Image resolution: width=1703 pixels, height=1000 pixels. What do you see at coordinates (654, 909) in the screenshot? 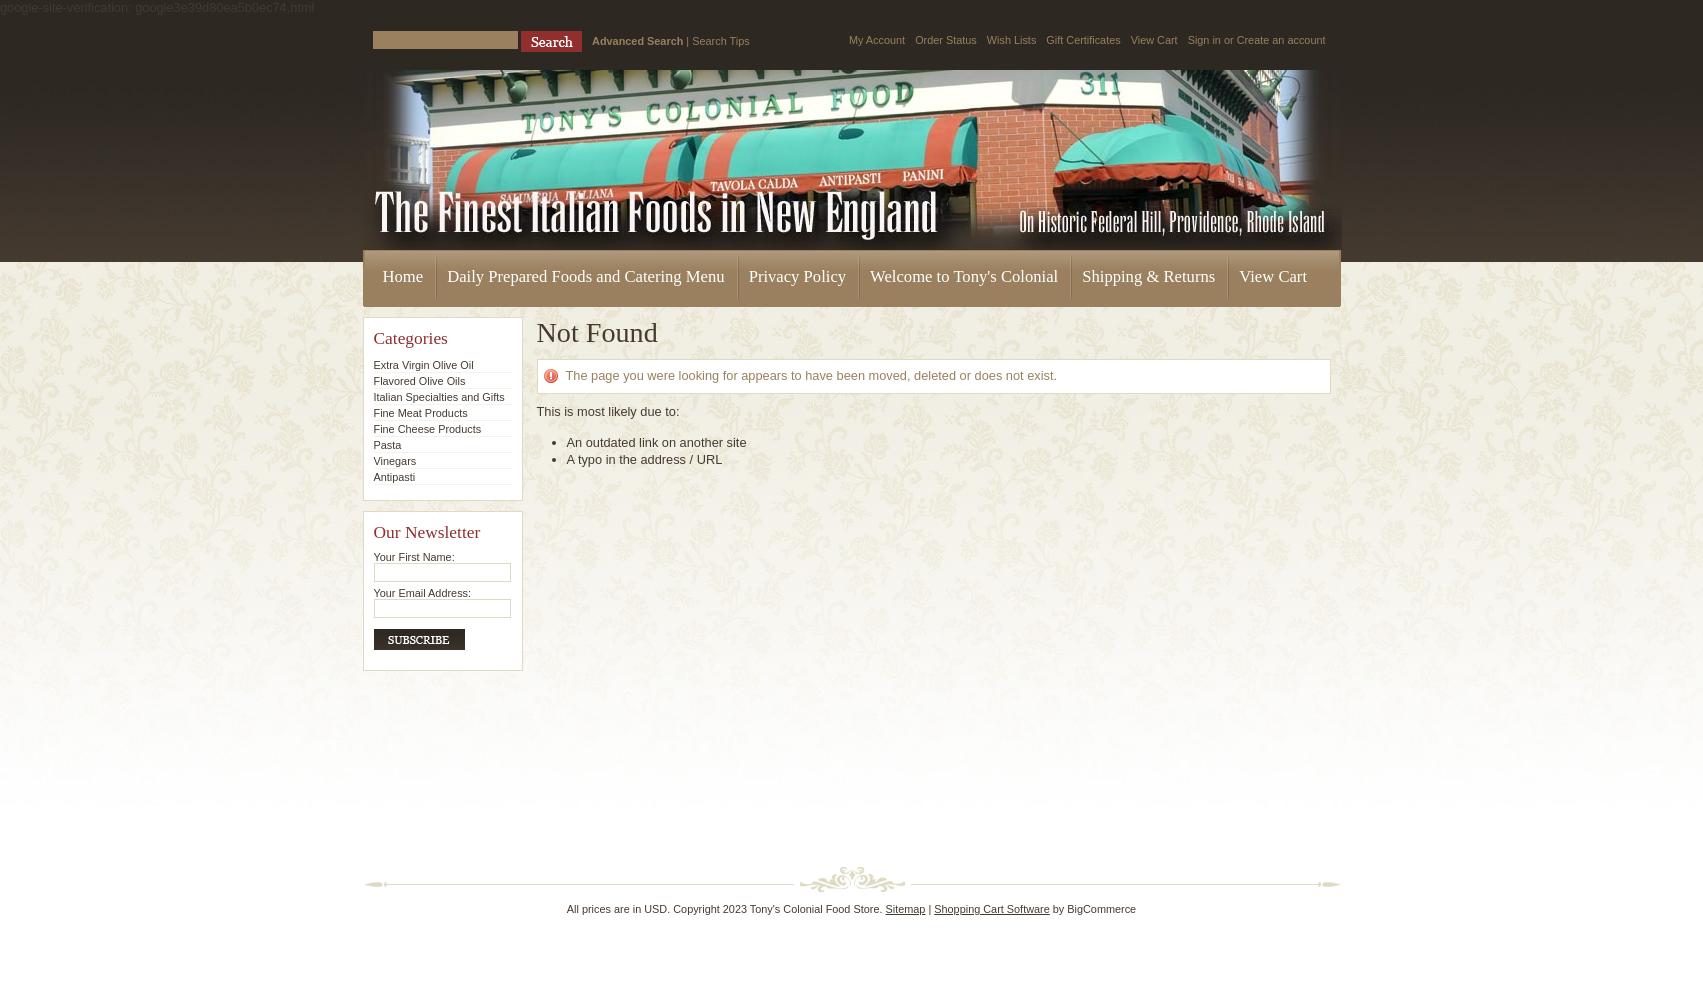
I see `'USD'` at bounding box center [654, 909].